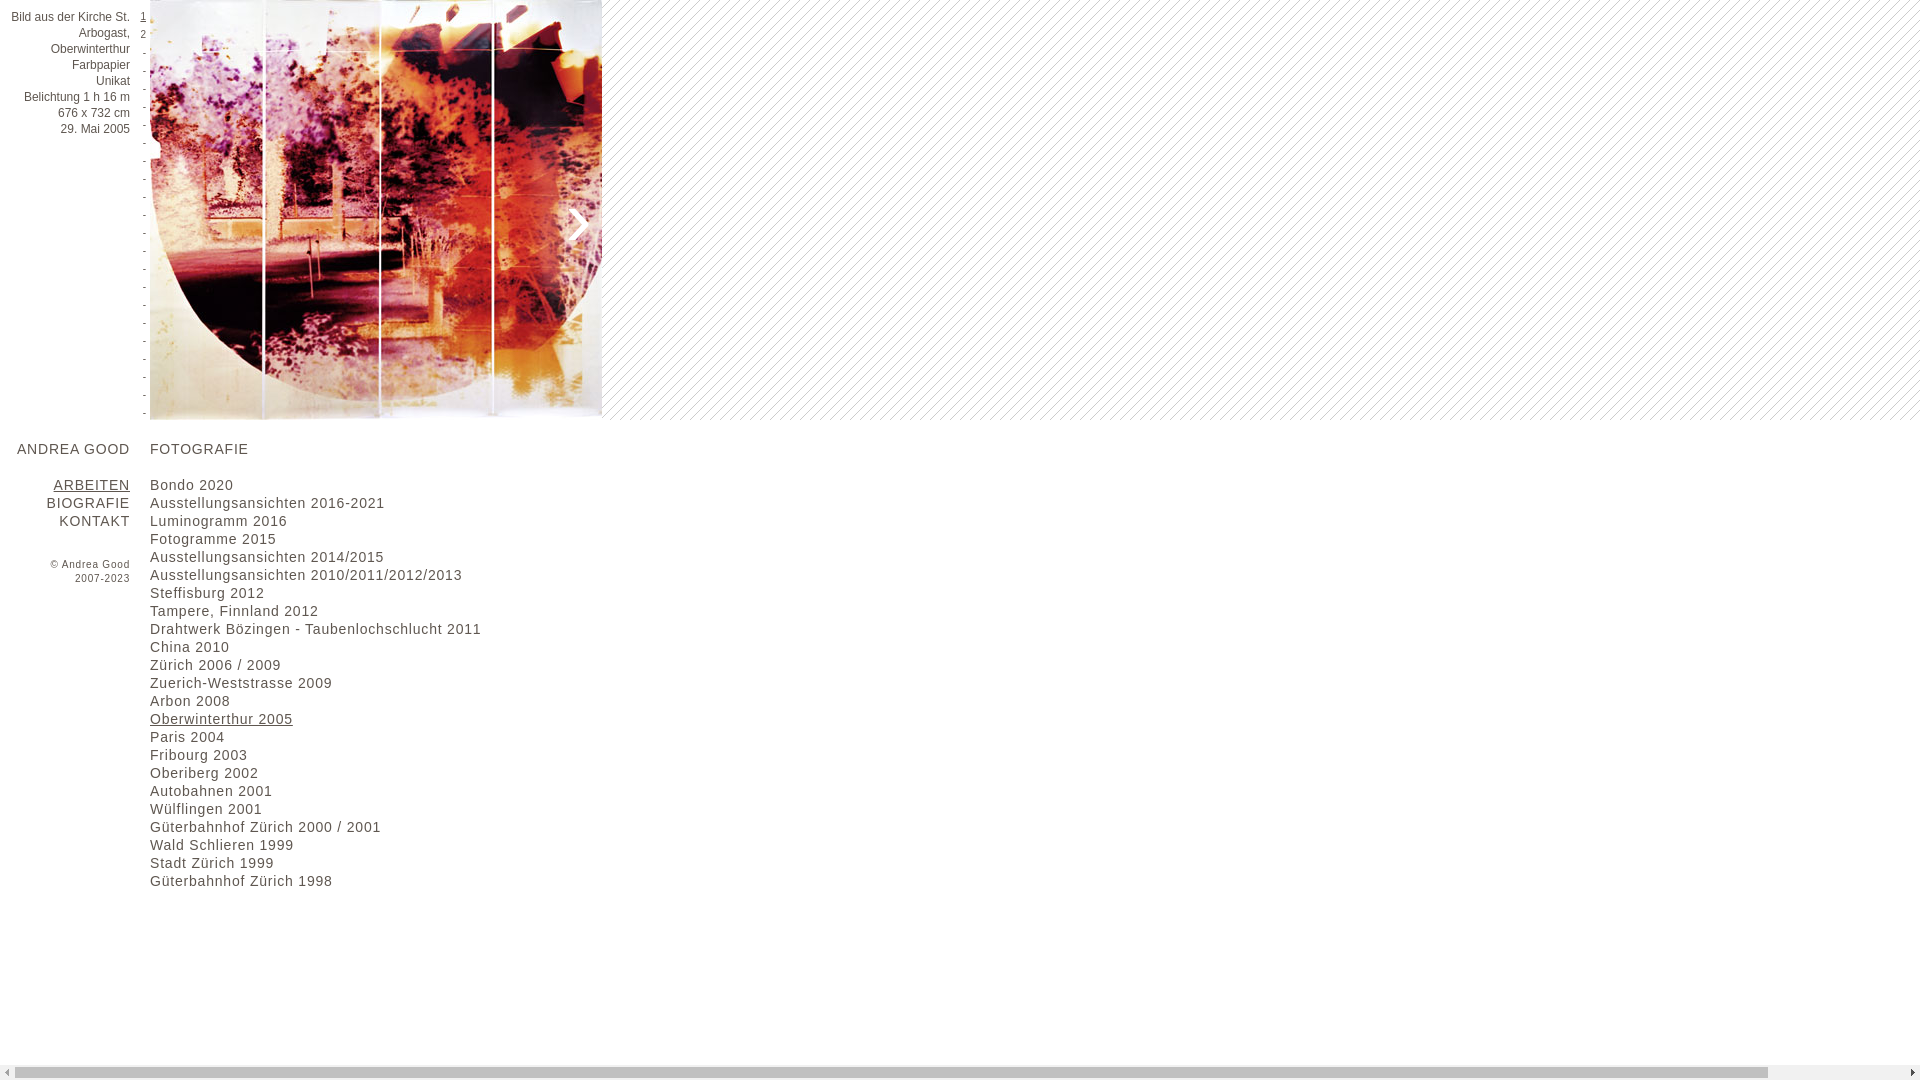 The image size is (1920, 1080). Describe the element at coordinates (73, 447) in the screenshot. I see `'ANDREA GOOD'` at that location.